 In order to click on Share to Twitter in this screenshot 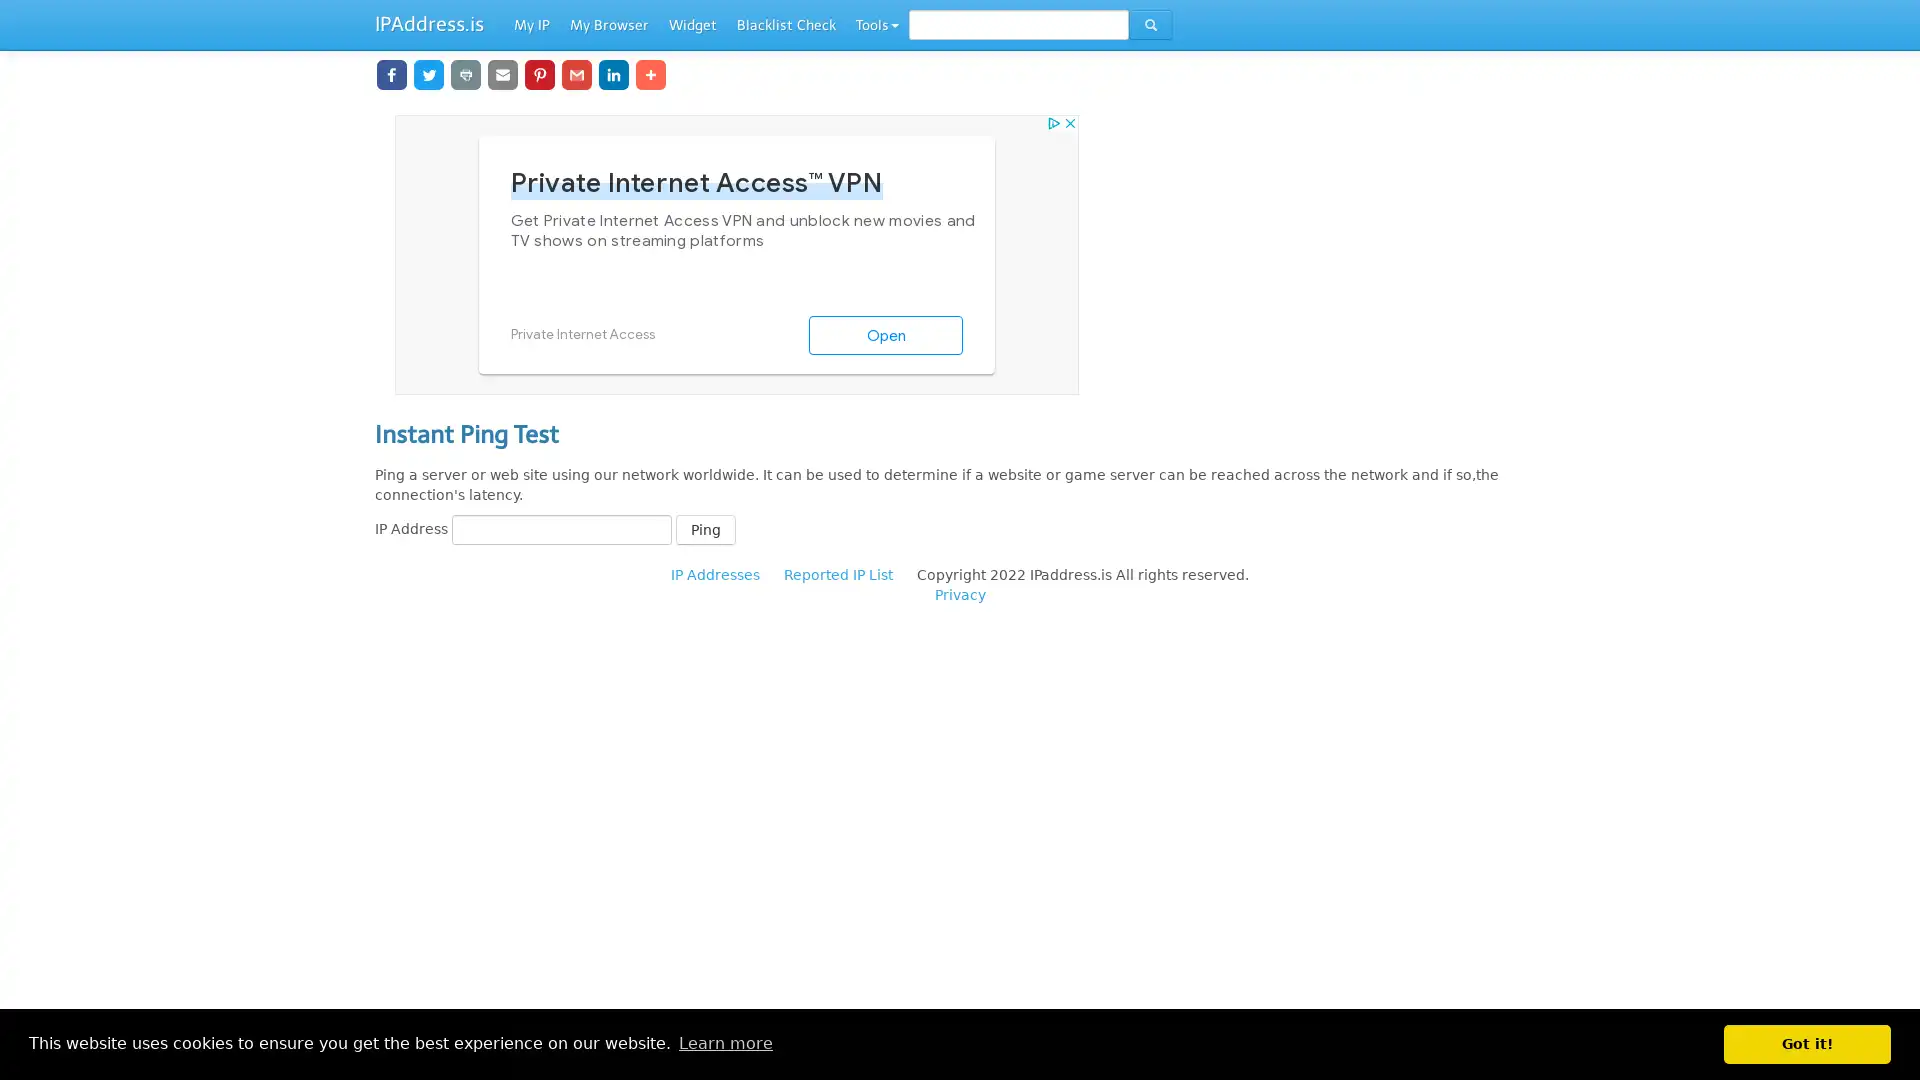, I will do `click(425, 73)`.